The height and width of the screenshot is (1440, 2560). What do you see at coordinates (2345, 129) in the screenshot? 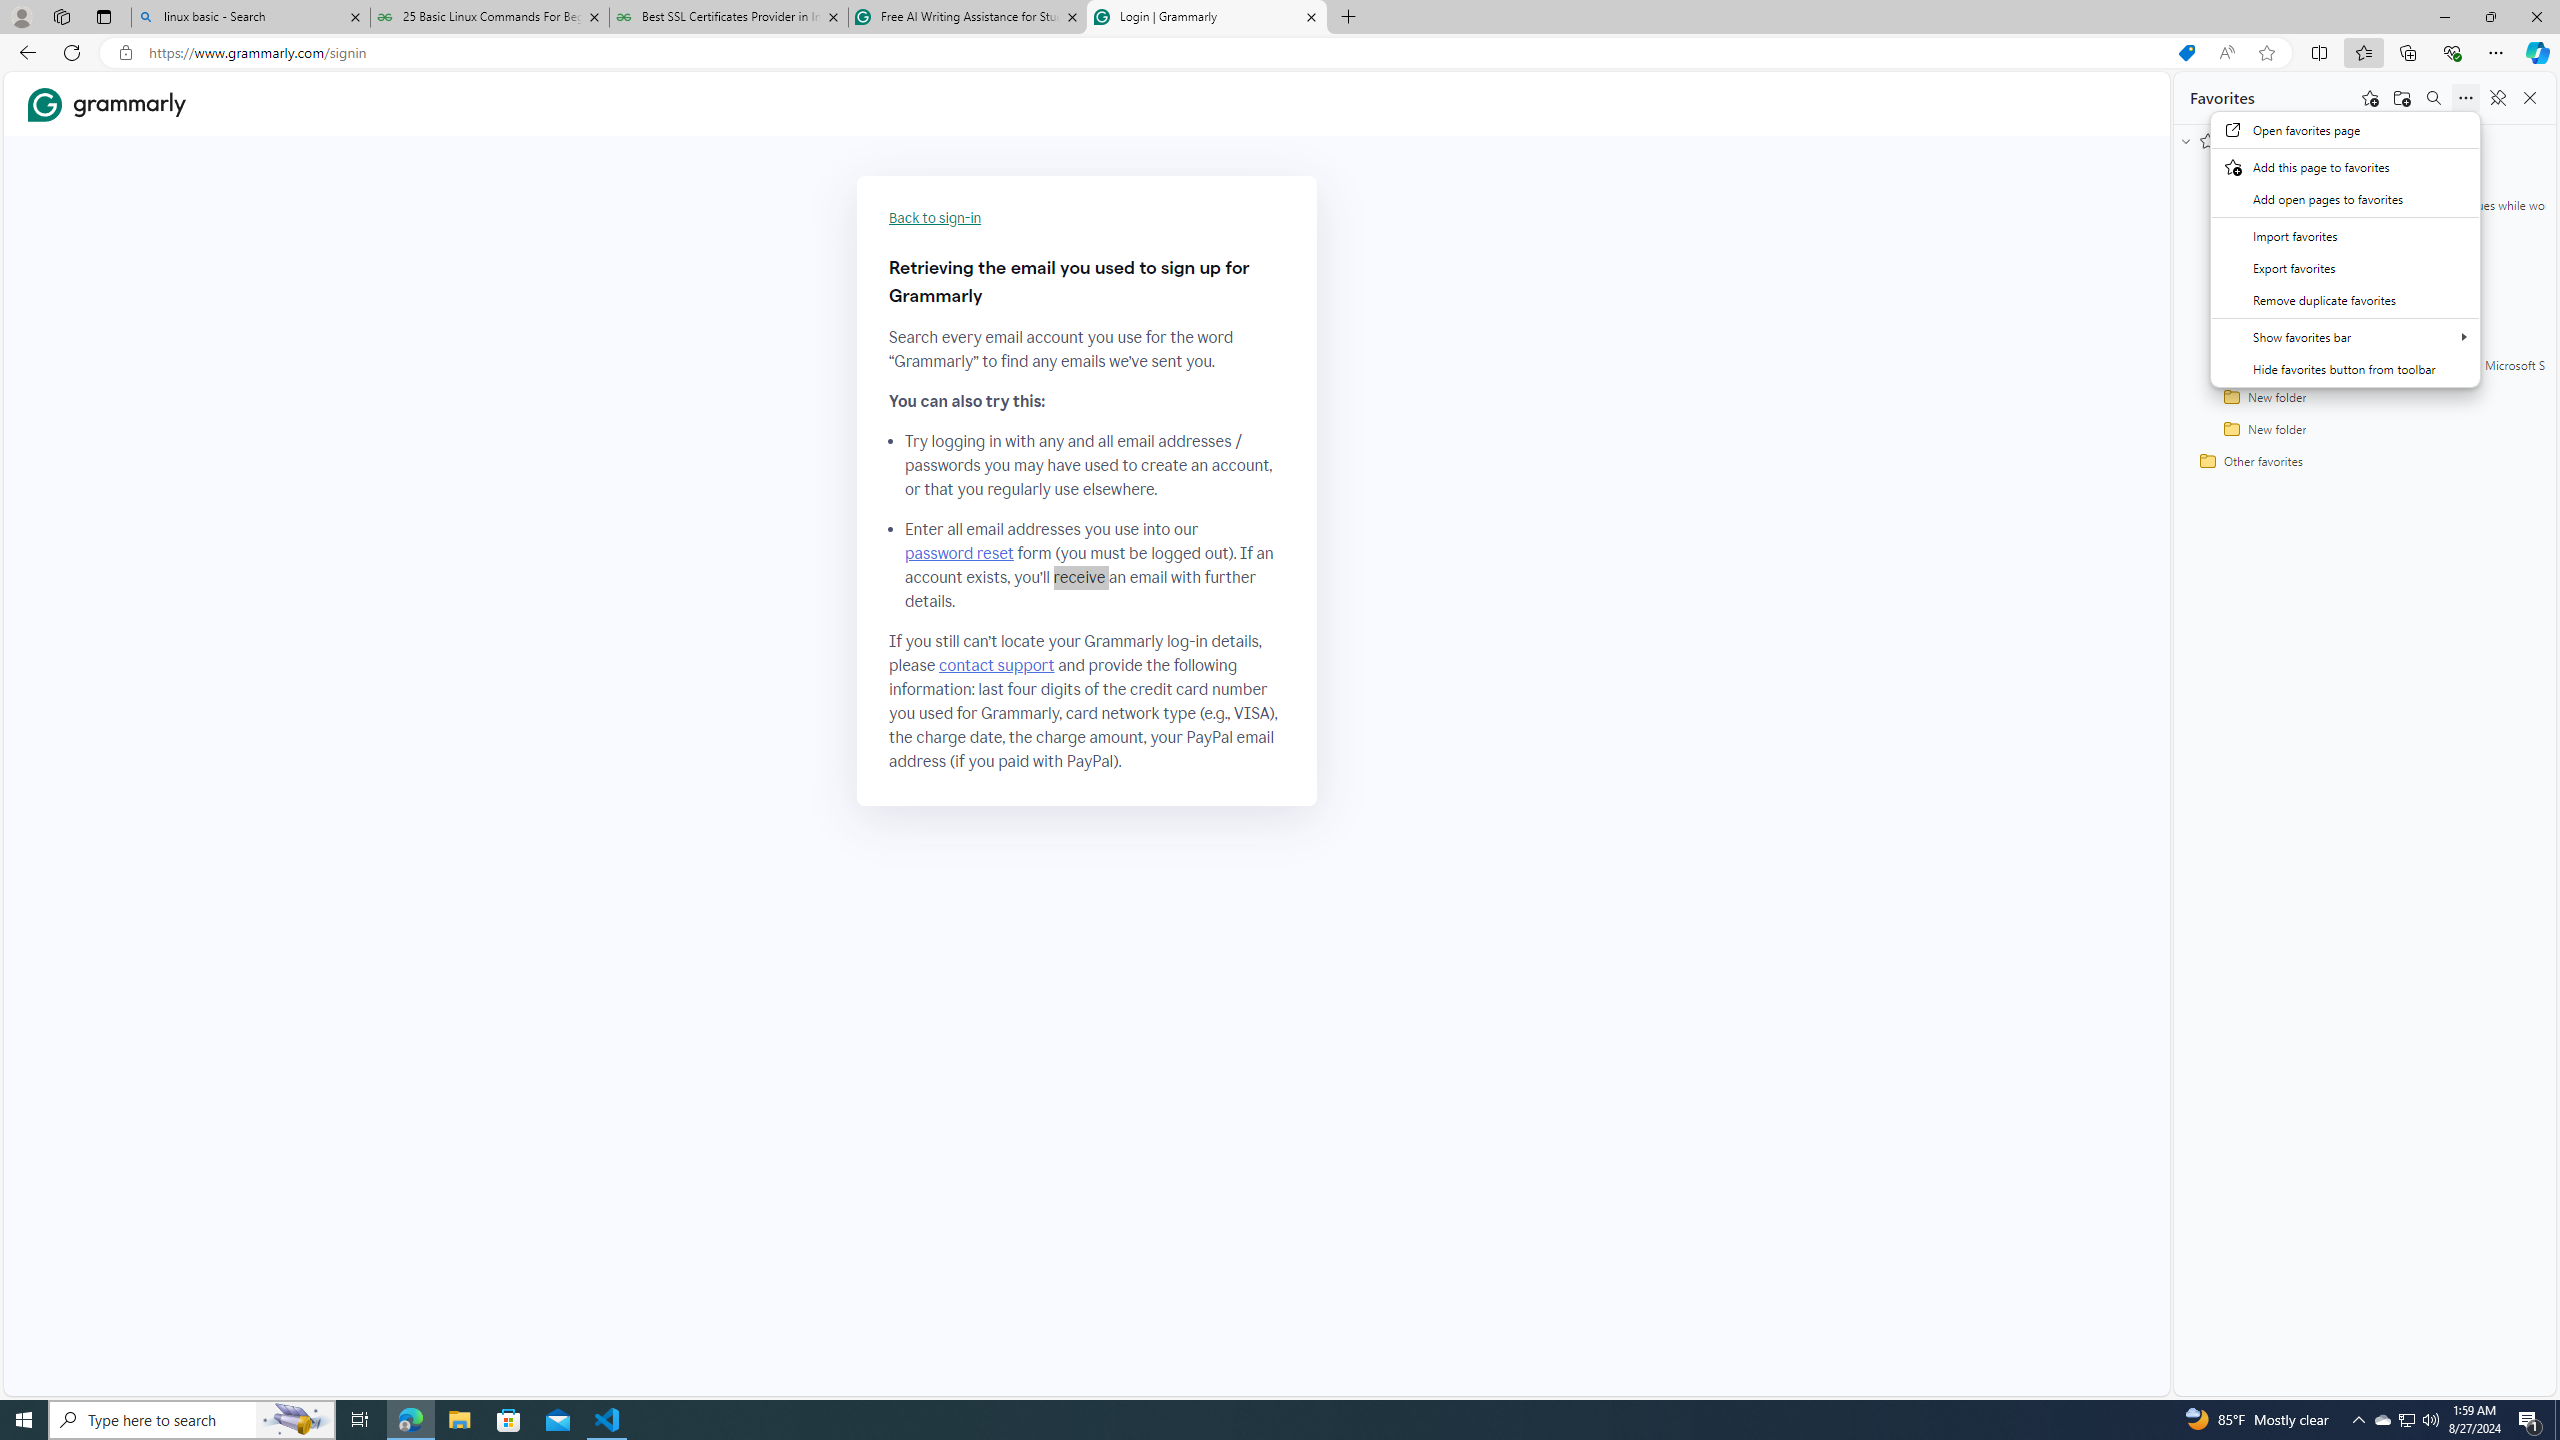
I see `'Open favorites page'` at bounding box center [2345, 129].